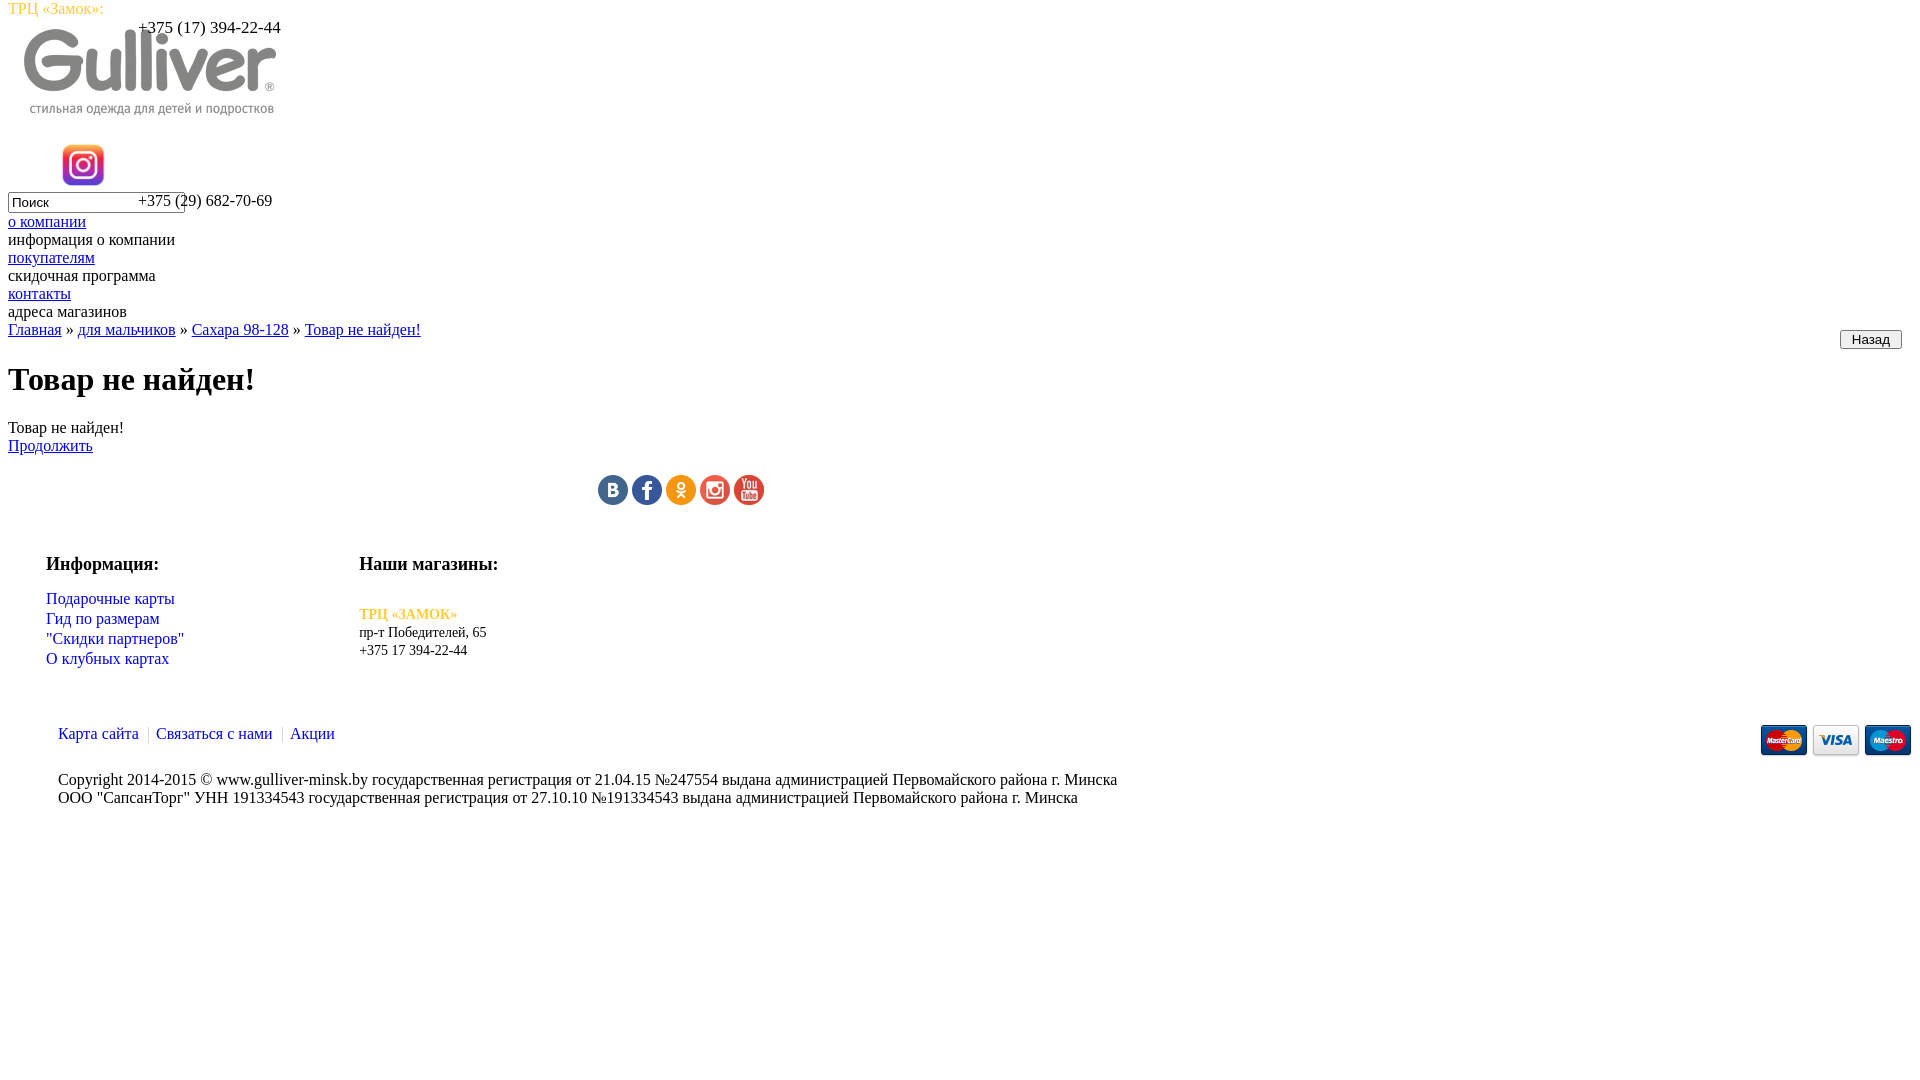  Describe the element at coordinates (733, 498) in the screenshot. I see `'youtube'` at that location.